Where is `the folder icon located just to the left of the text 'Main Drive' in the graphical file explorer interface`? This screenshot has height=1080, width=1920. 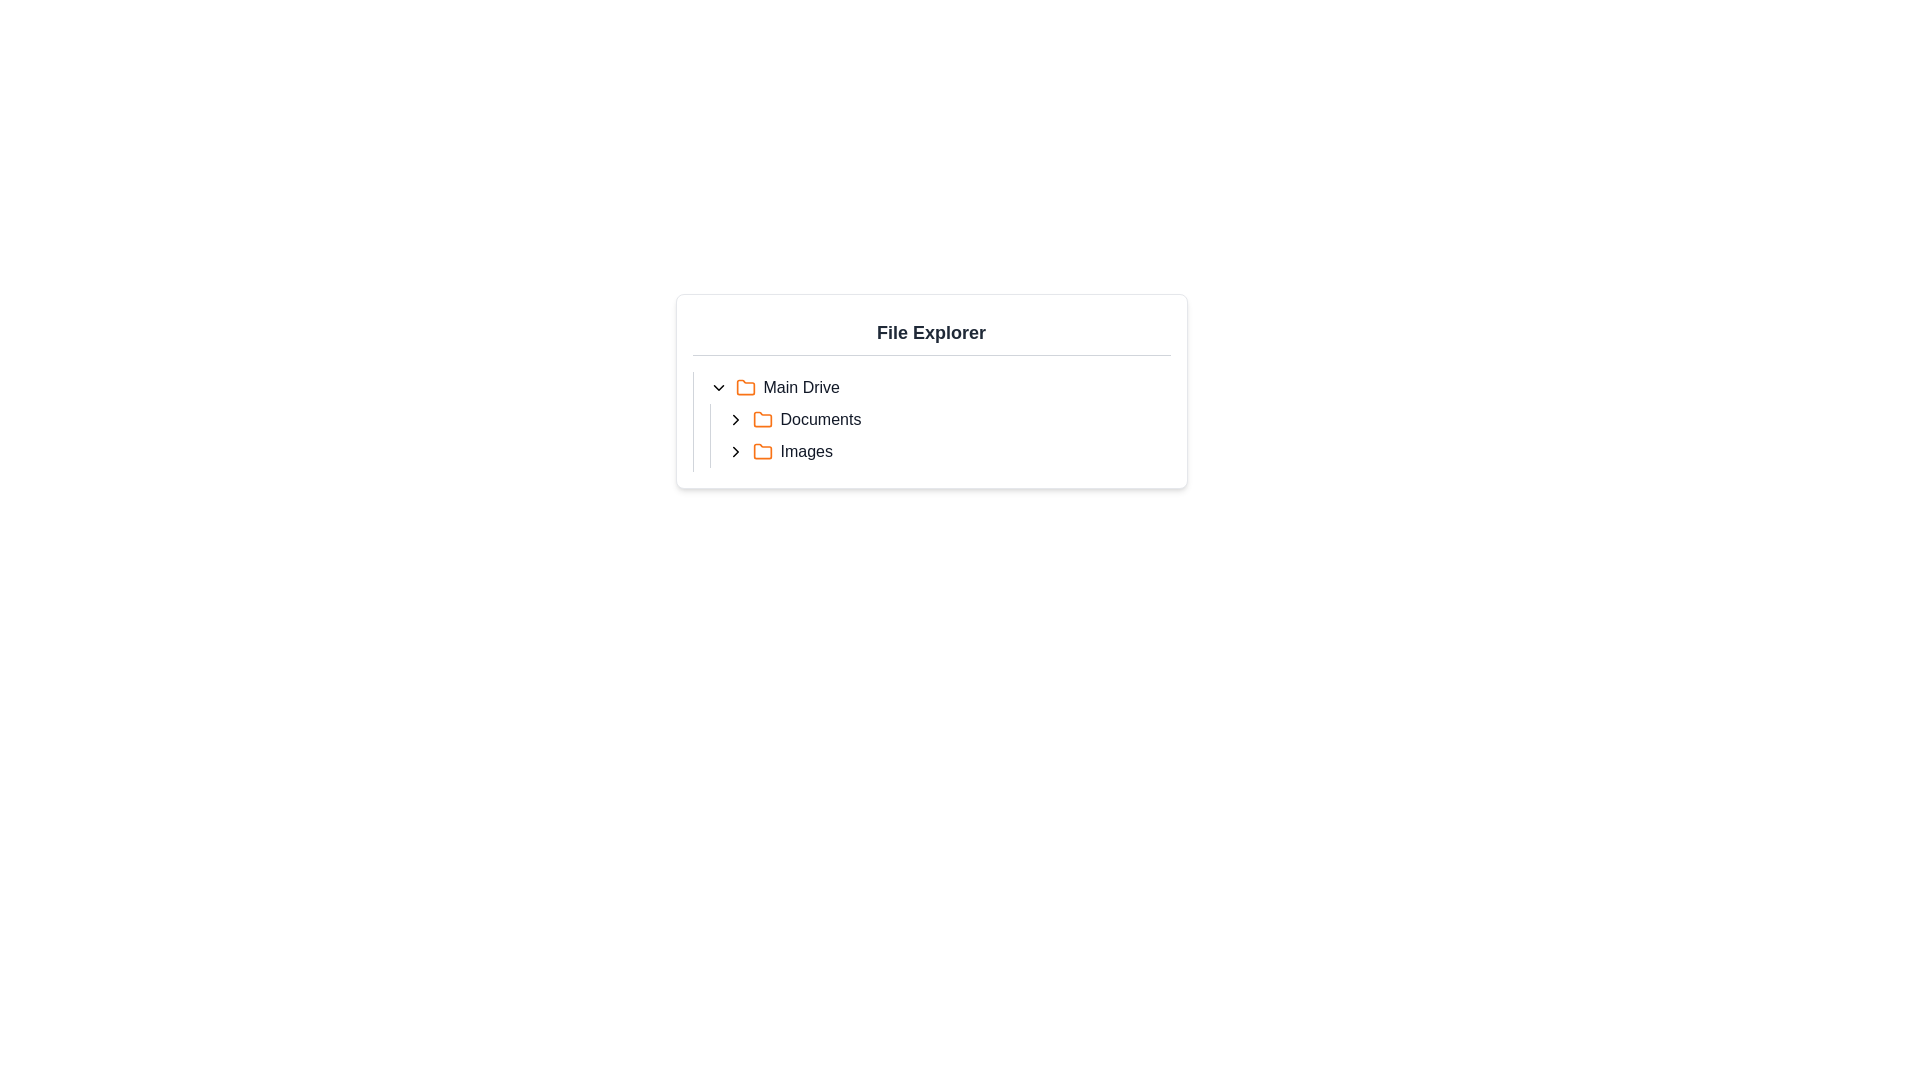
the folder icon located just to the left of the text 'Main Drive' in the graphical file explorer interface is located at coordinates (744, 388).